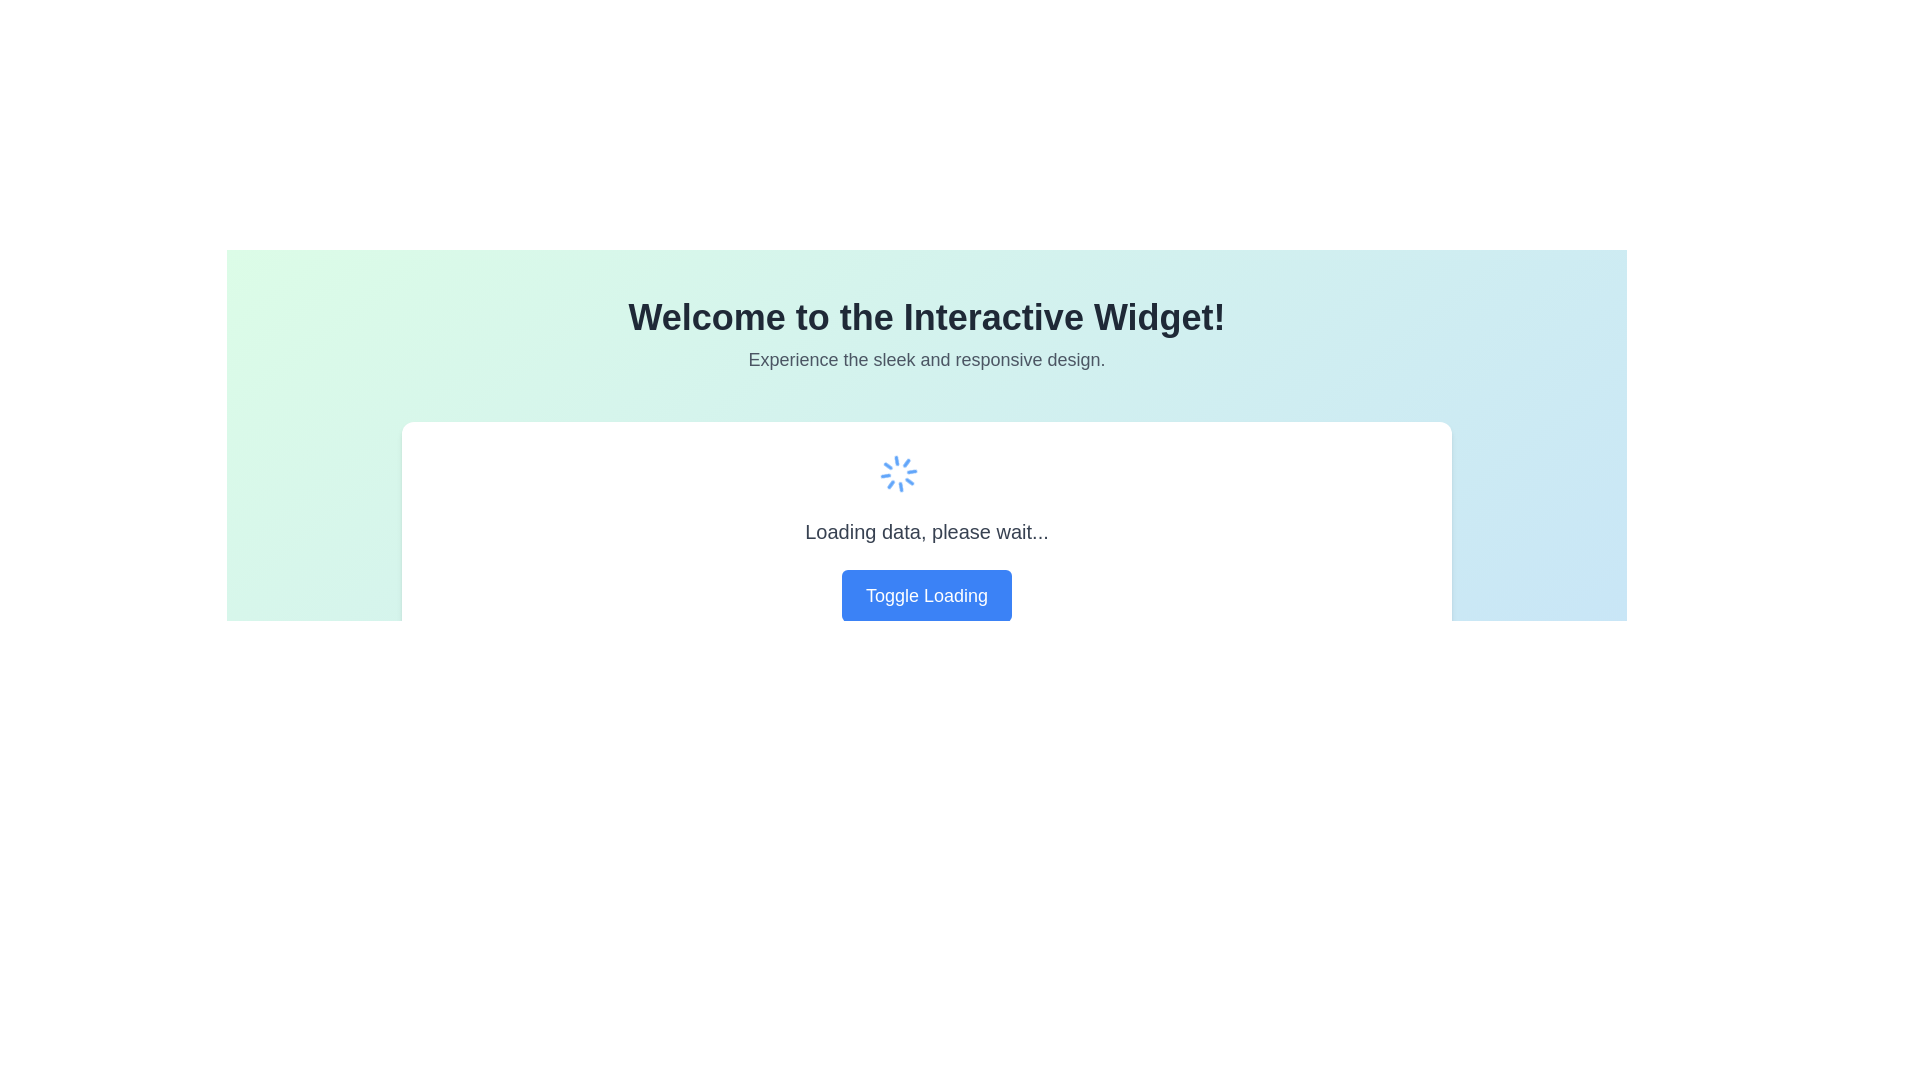  I want to click on the text label that indicates data is currently being loaded, which is centrally located between a spinning animation above it and a button labeled 'Toggle Loading' below it, so click(925, 531).